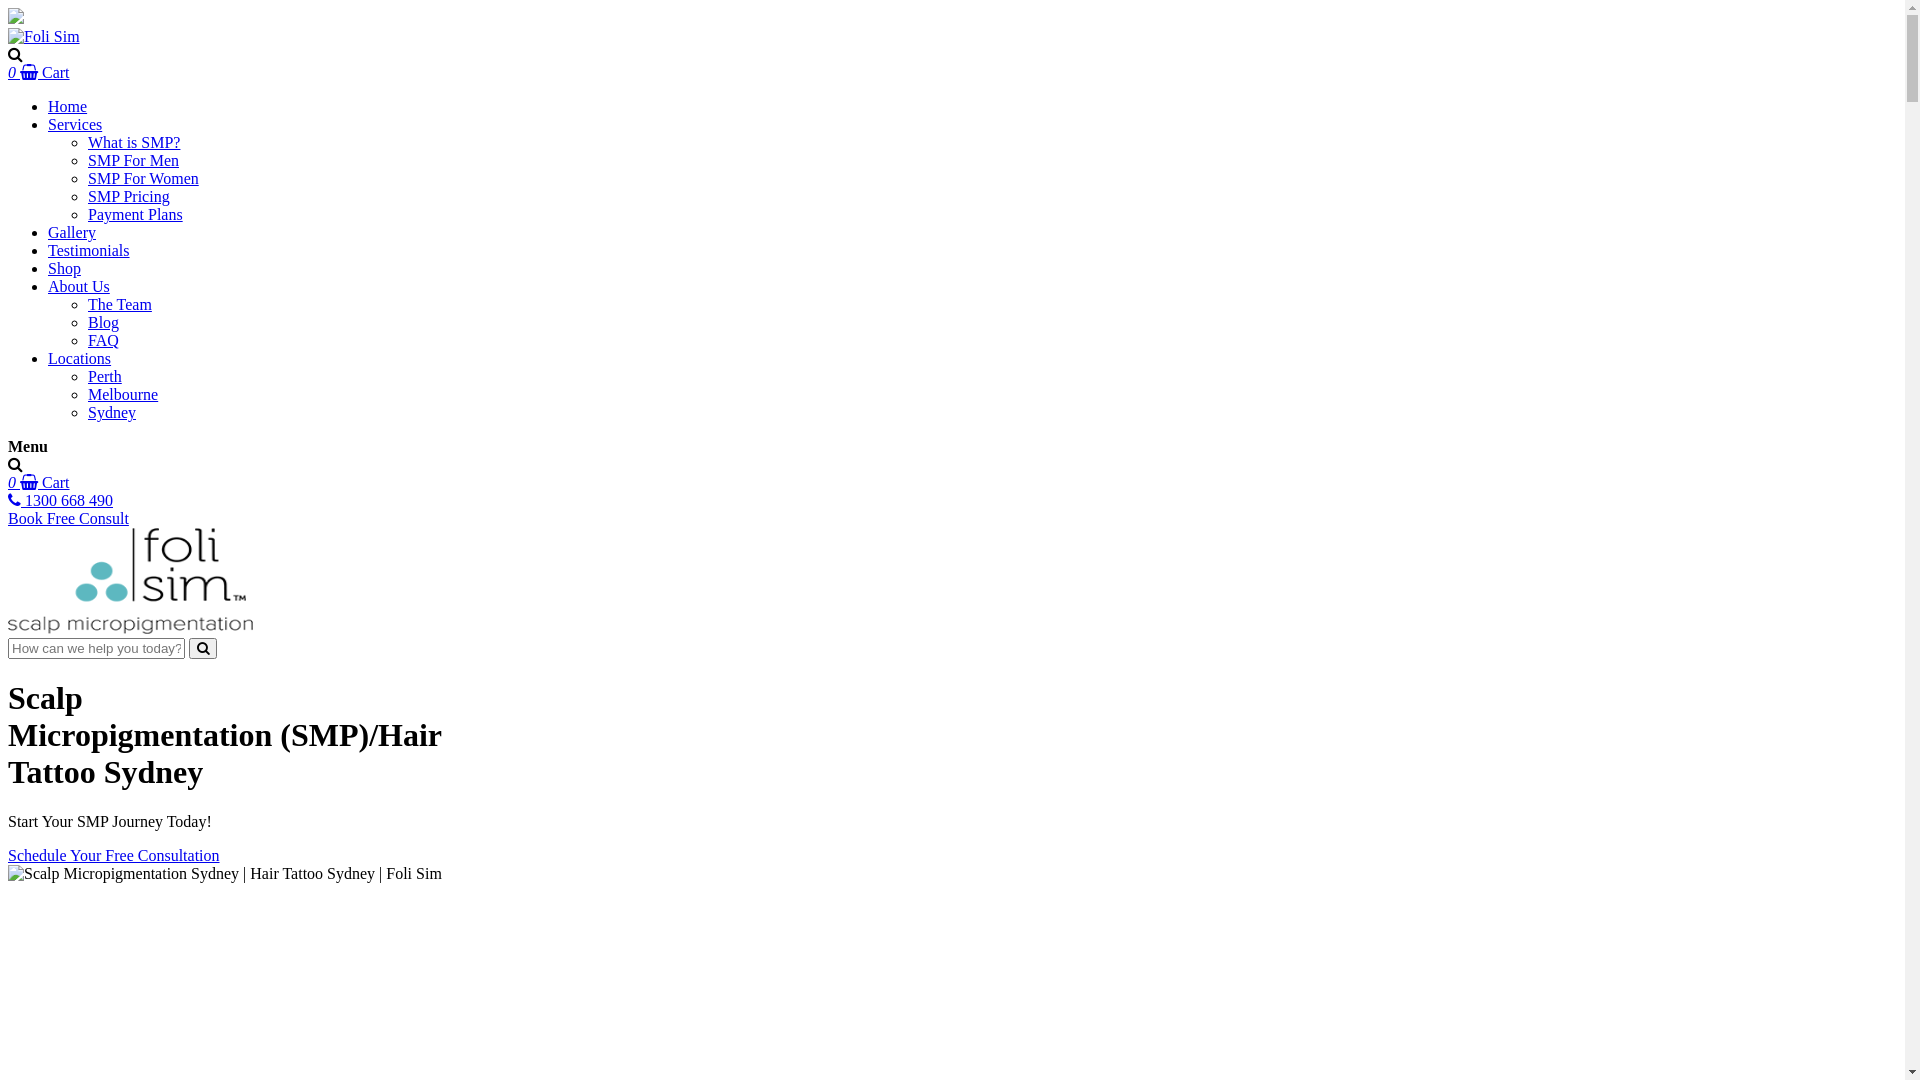  I want to click on 'SMP Pricing', so click(128, 196).